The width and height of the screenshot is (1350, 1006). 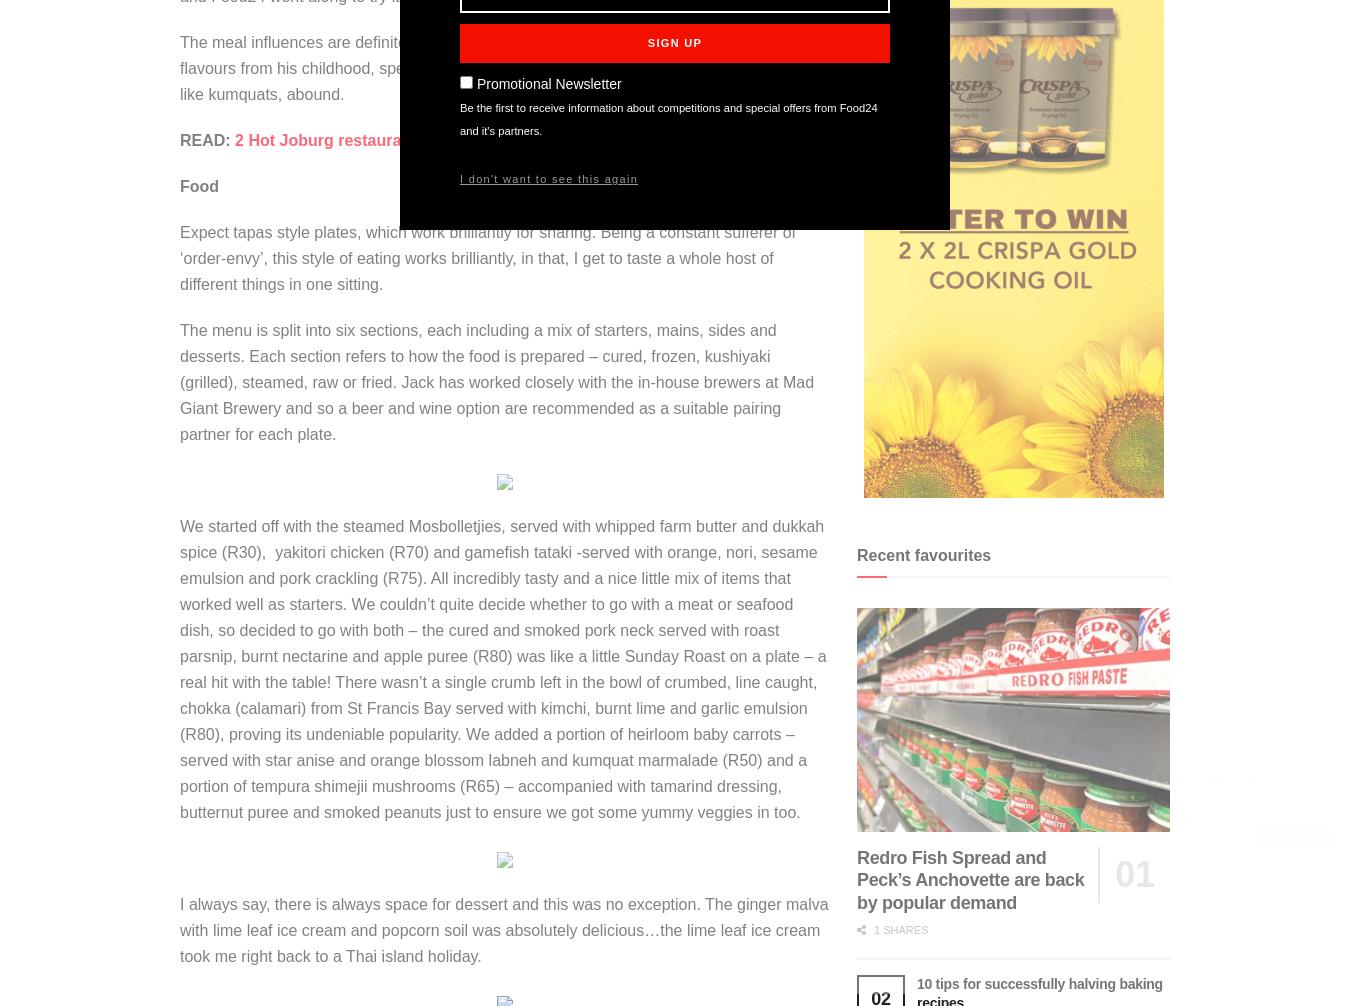 What do you see at coordinates (179, 67) in the screenshot?
I see `'The meal influences are definitely Asian with a very noticeable African twist. Jack draws on flavours from his childhood, spent on a farm in Zimbabwe – for example, unusual flavours, like kumquats, abound.'` at bounding box center [179, 67].